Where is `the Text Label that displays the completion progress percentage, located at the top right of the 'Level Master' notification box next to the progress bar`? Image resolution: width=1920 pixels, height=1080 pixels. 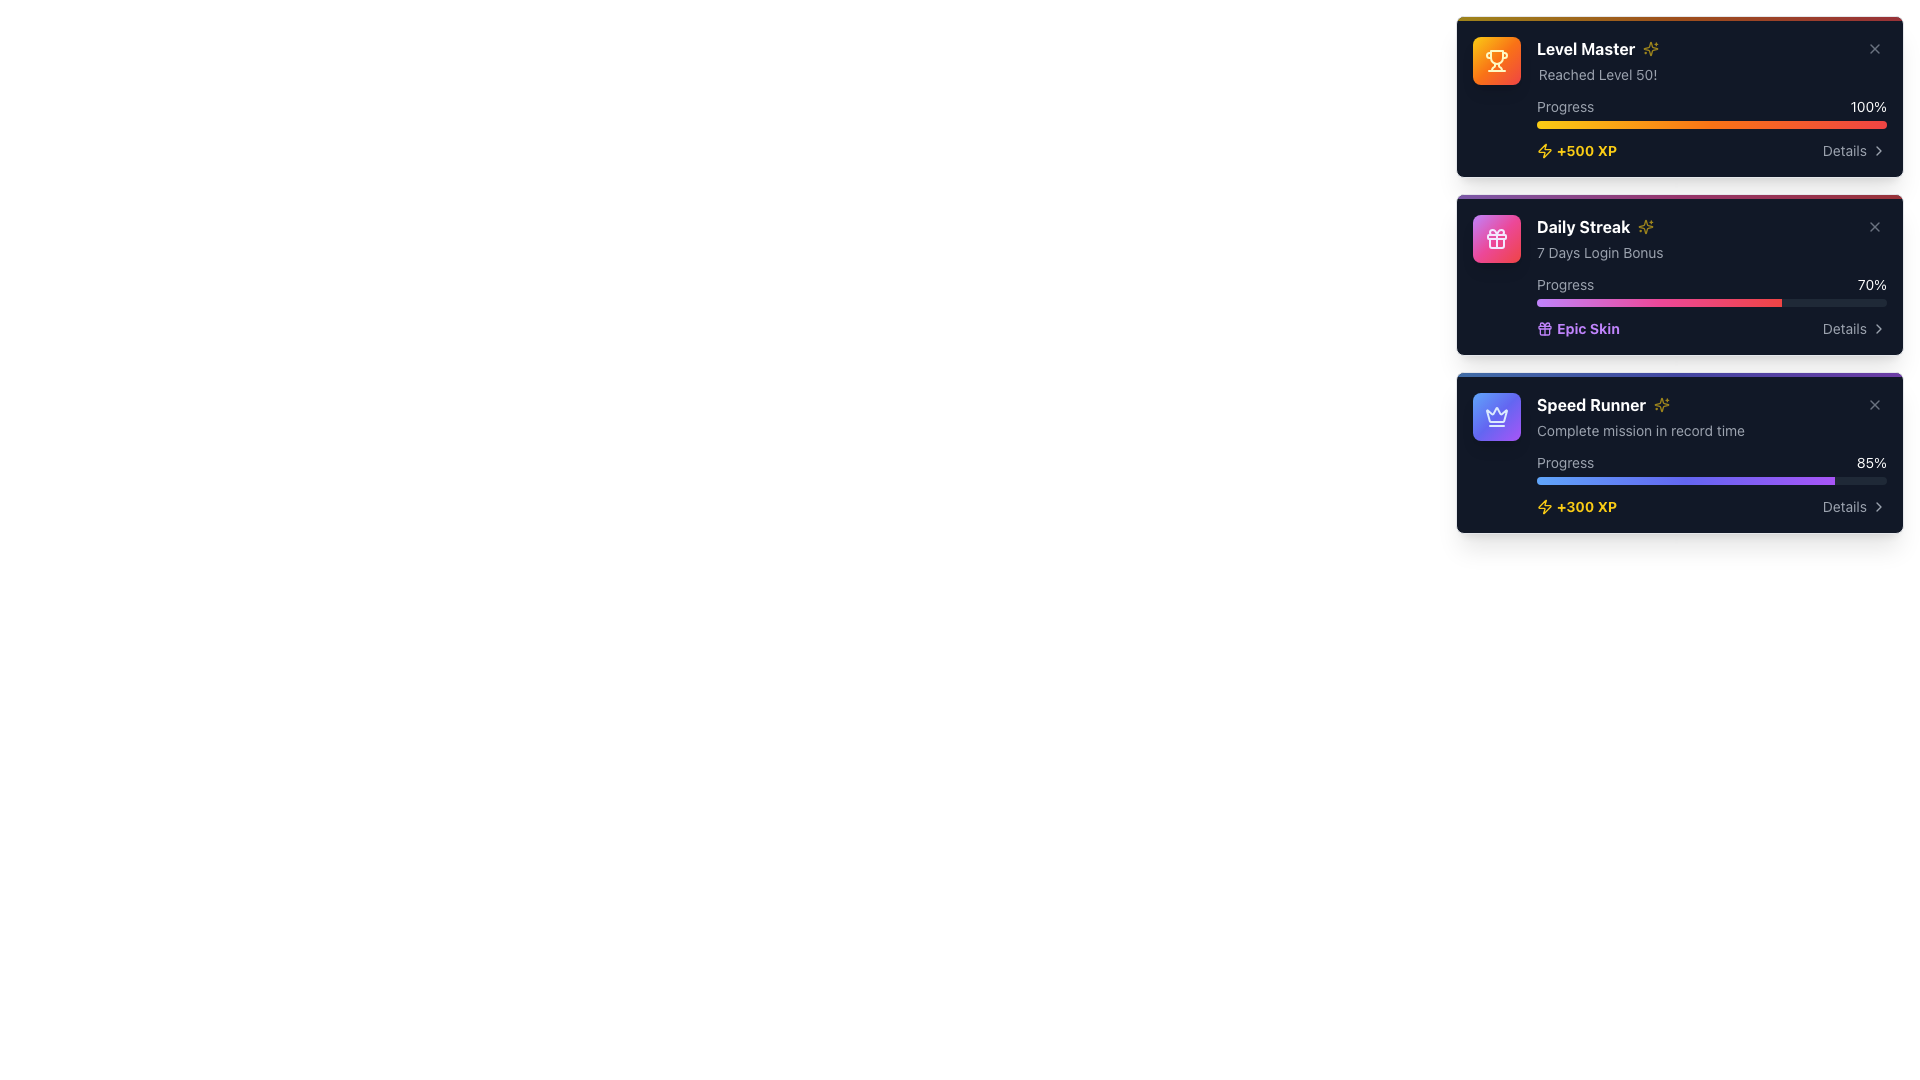 the Text Label that displays the completion progress percentage, located at the top right of the 'Level Master' notification box next to the progress bar is located at coordinates (1867, 107).